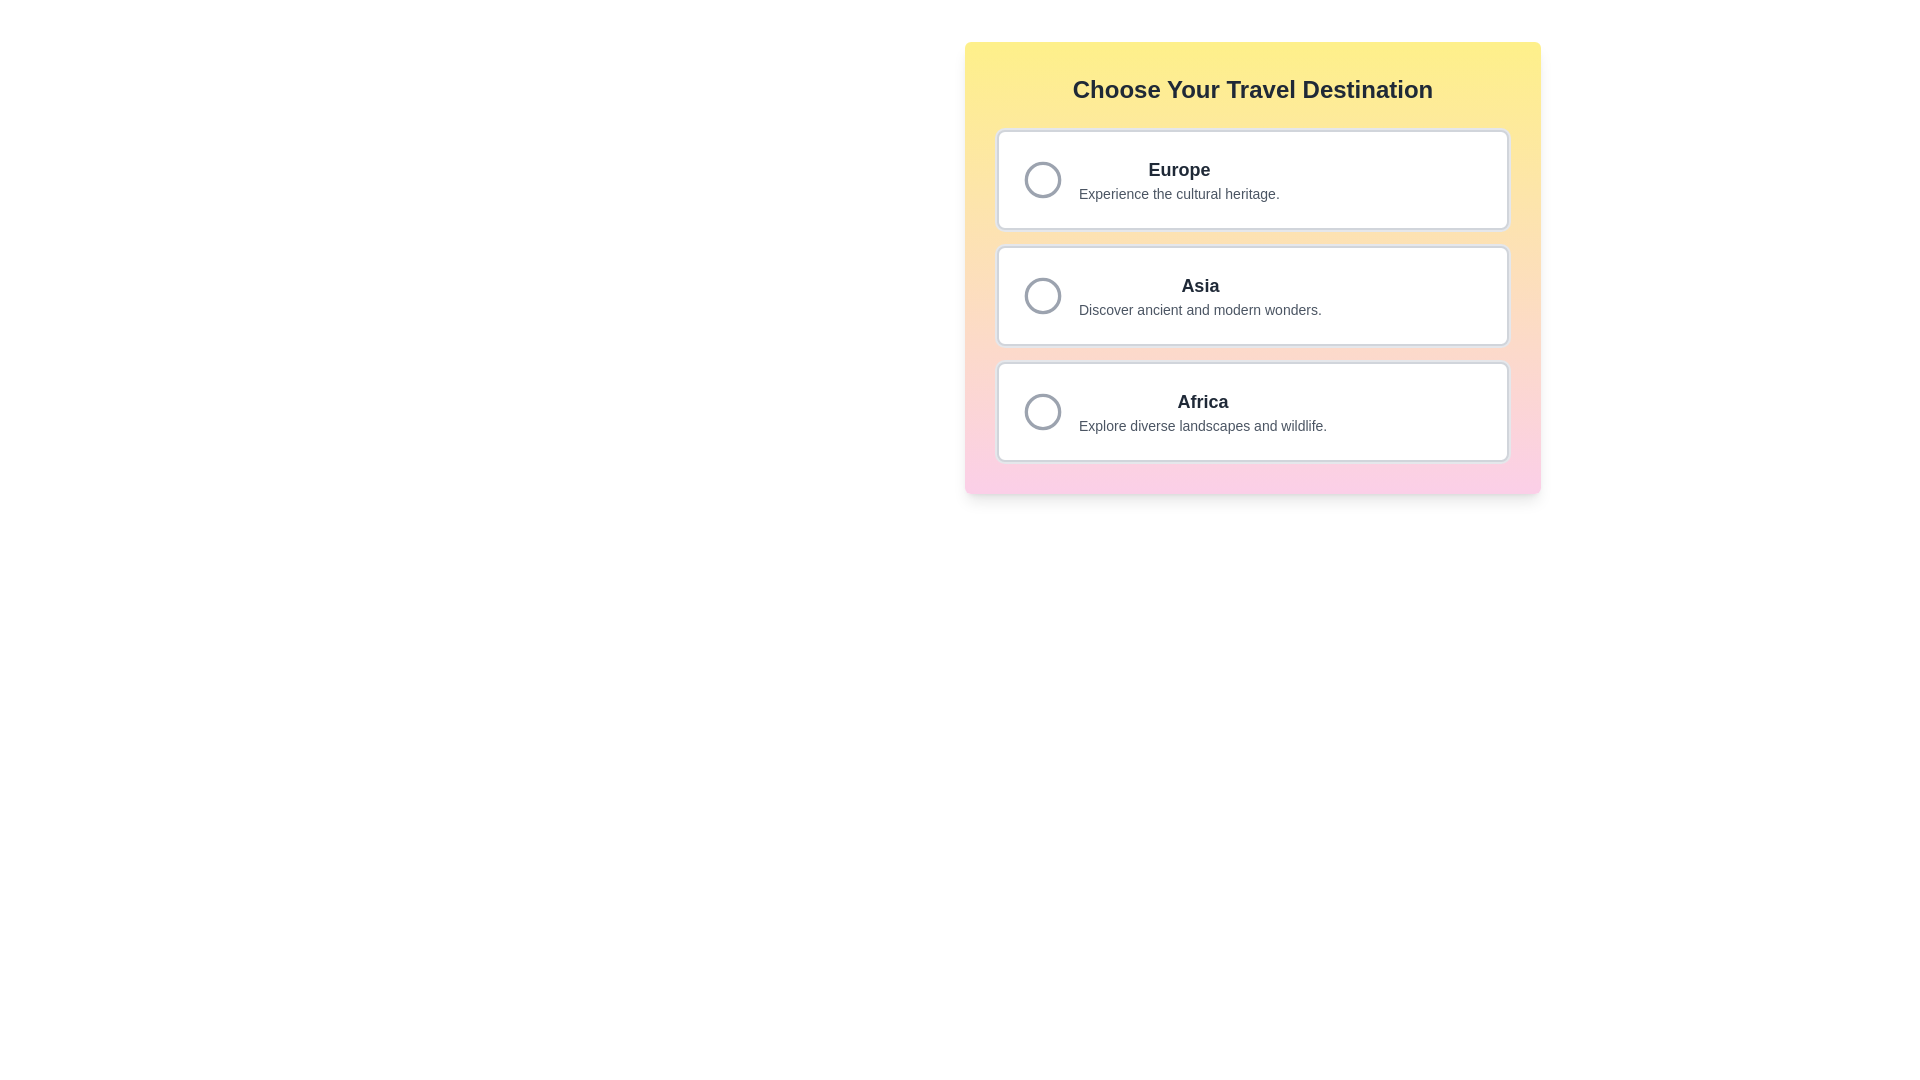 Image resolution: width=1920 pixels, height=1080 pixels. Describe the element at coordinates (1202, 411) in the screenshot. I see `the Text-based selector card for 'Africa'` at that location.